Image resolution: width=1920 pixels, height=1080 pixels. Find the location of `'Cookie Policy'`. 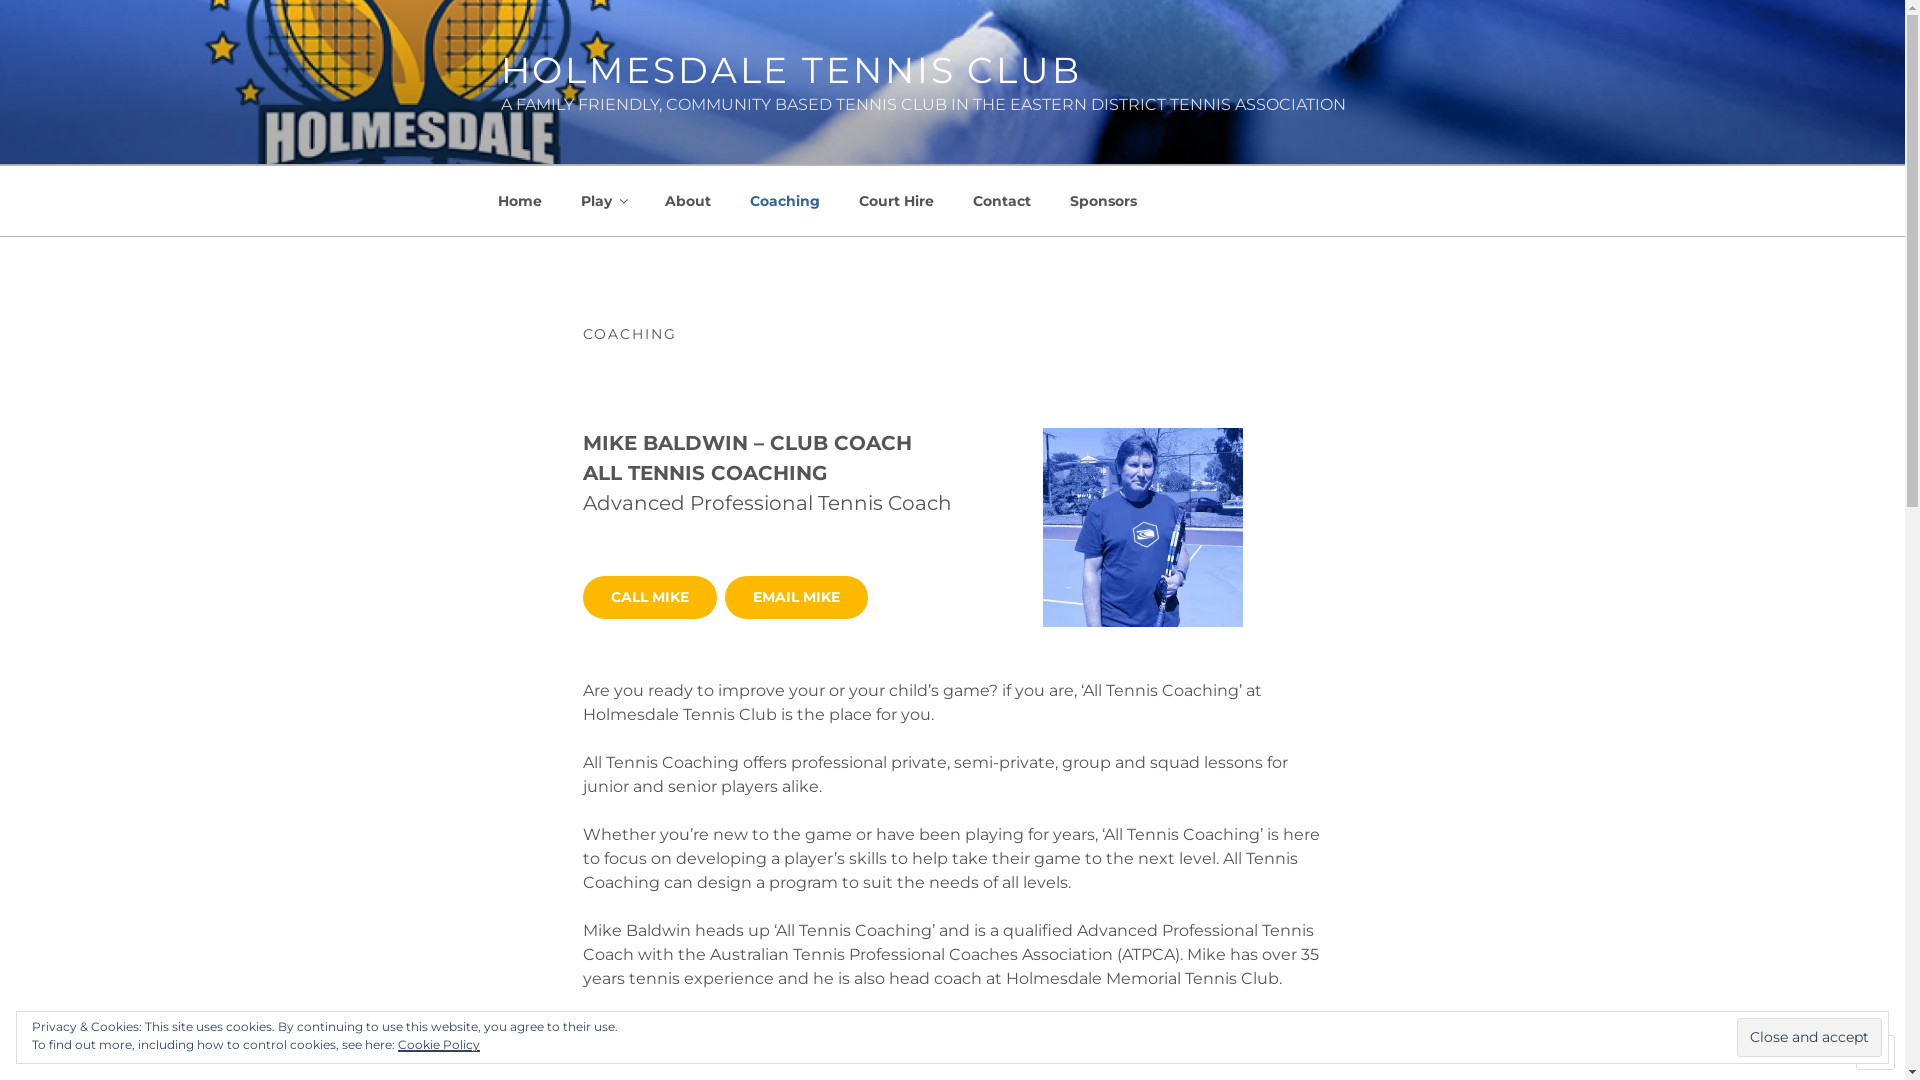

'Cookie Policy' is located at coordinates (437, 1043).